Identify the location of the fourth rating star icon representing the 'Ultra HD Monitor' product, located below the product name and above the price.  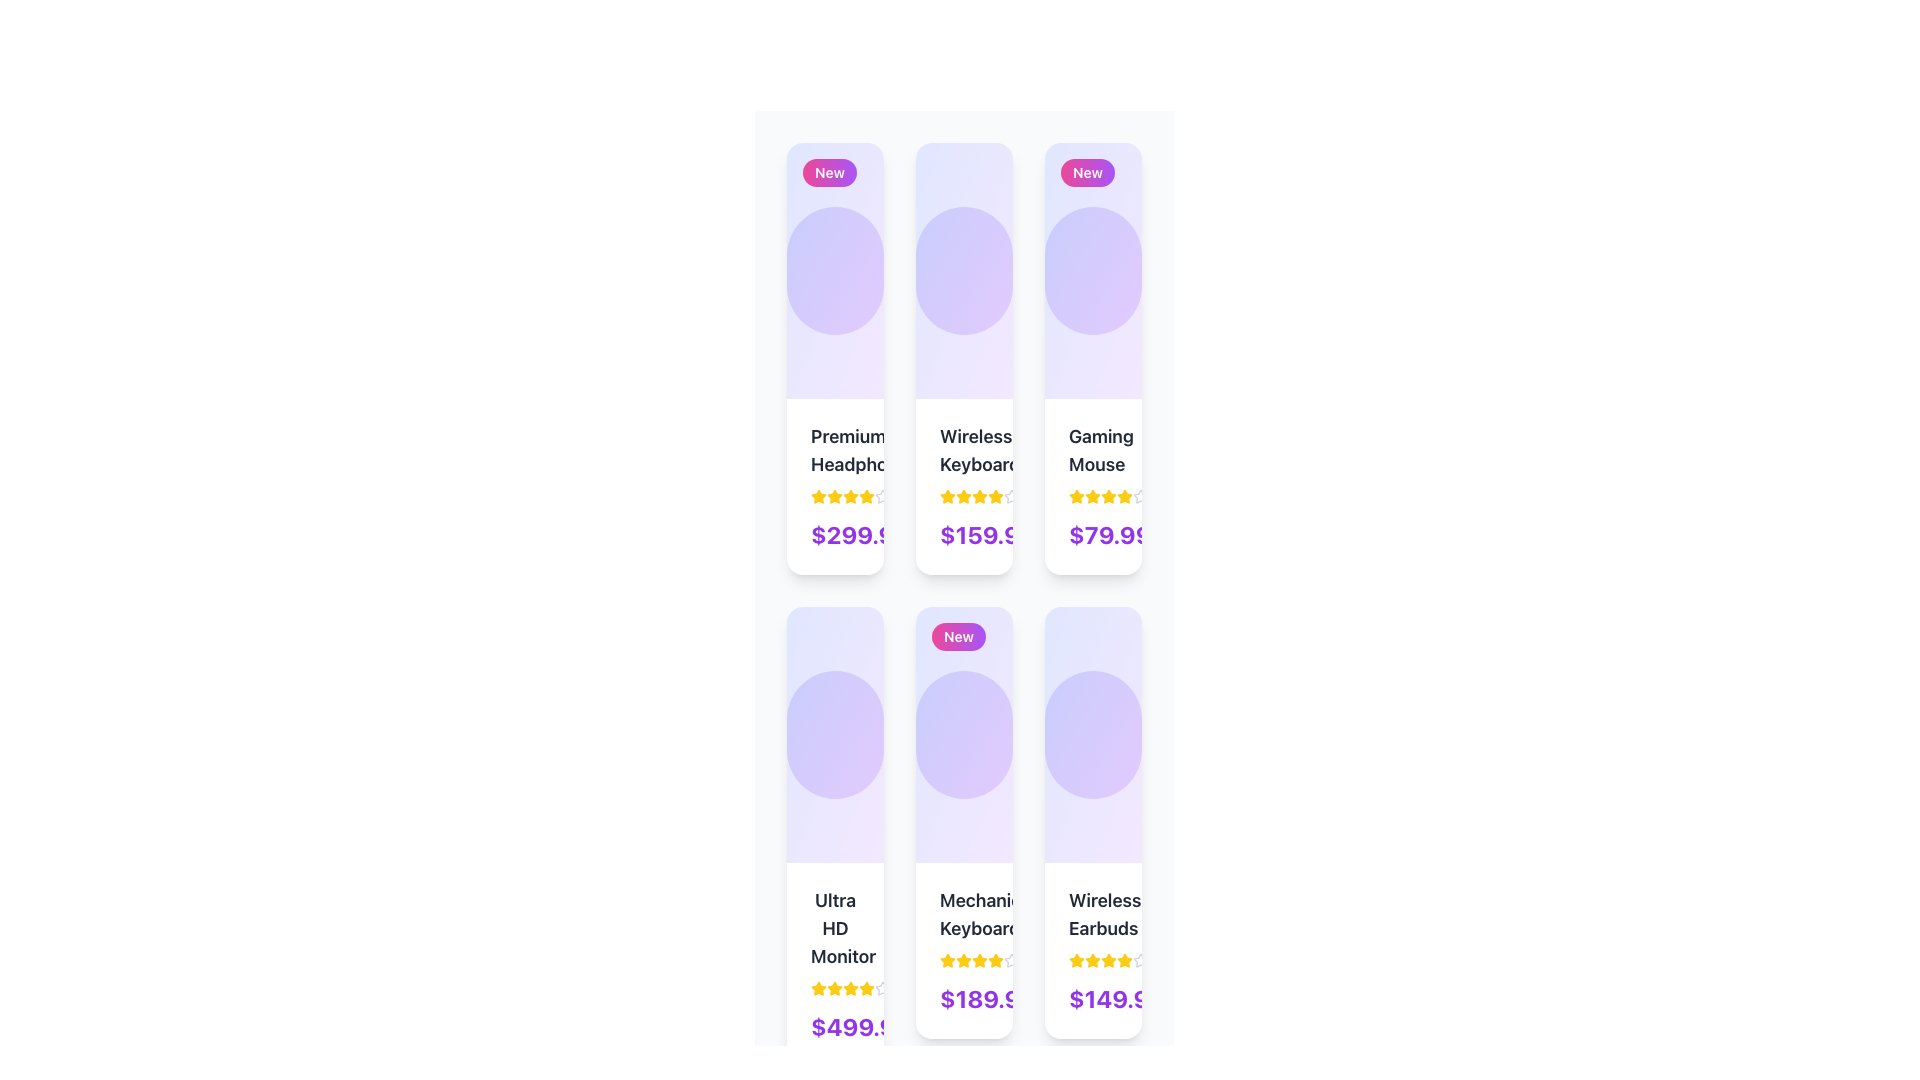
(850, 987).